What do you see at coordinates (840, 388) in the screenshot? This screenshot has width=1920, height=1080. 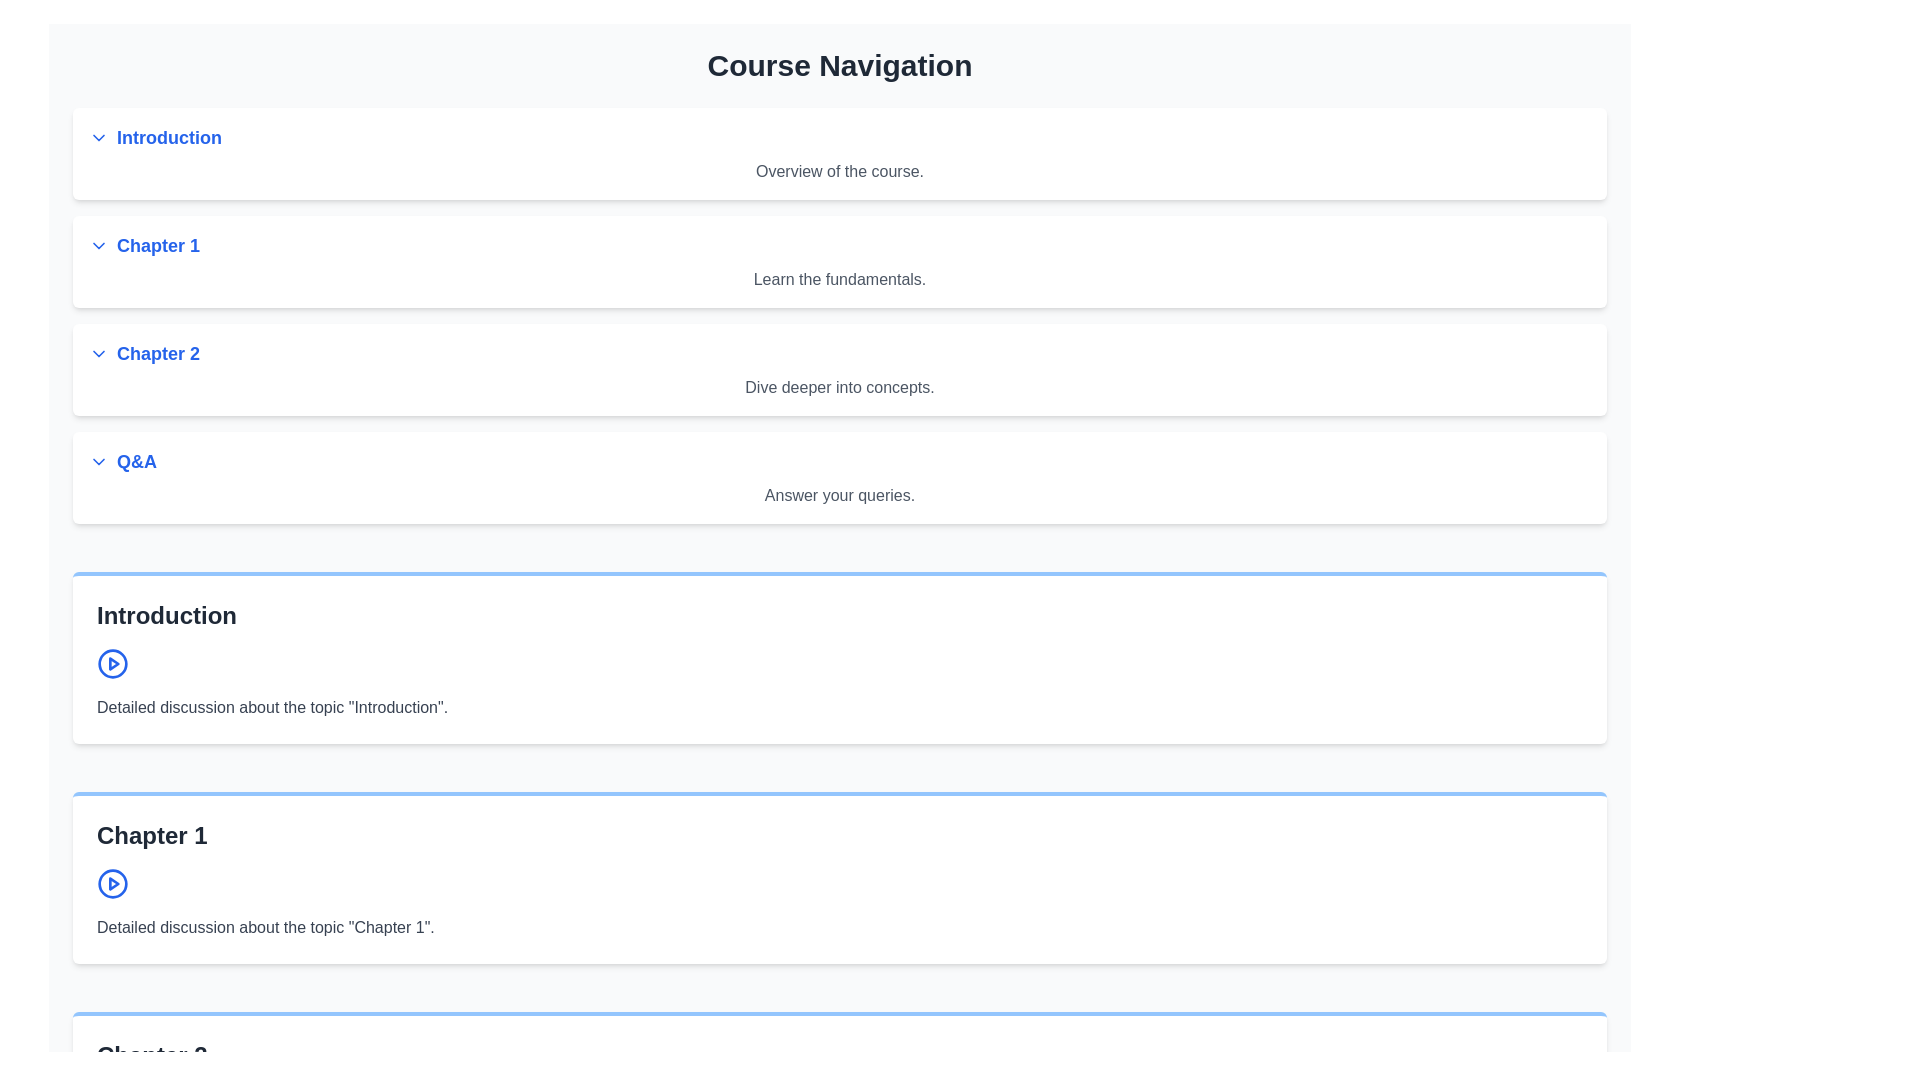 I see `the informational text that reads 'Dive deeper into concepts.' which is styled in gray and located directly beneath the blue hyperlink labeled 'Chapter 2'` at bounding box center [840, 388].